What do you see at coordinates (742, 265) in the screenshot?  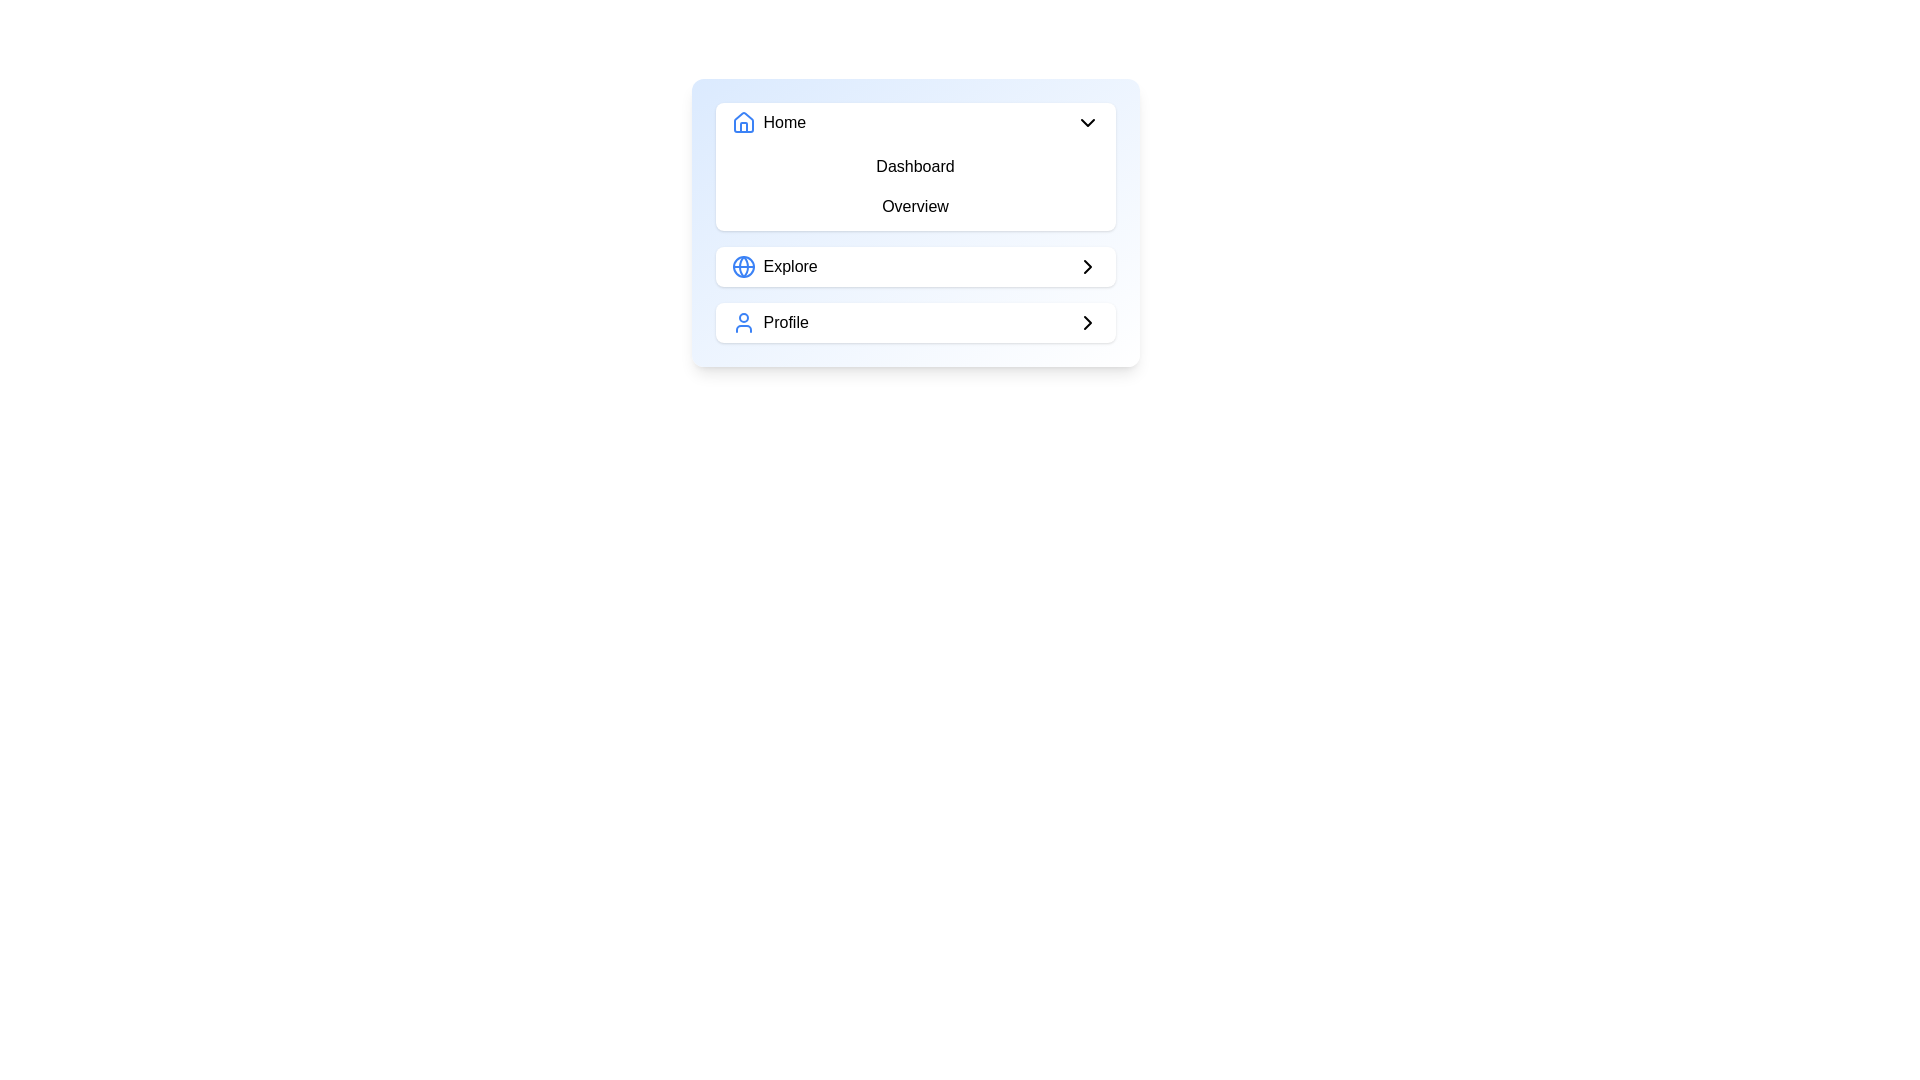 I see `the middle arc of the globe icon that symbolizes navigation, located in the center of the menu card next to the 'Explore' label` at bounding box center [742, 265].